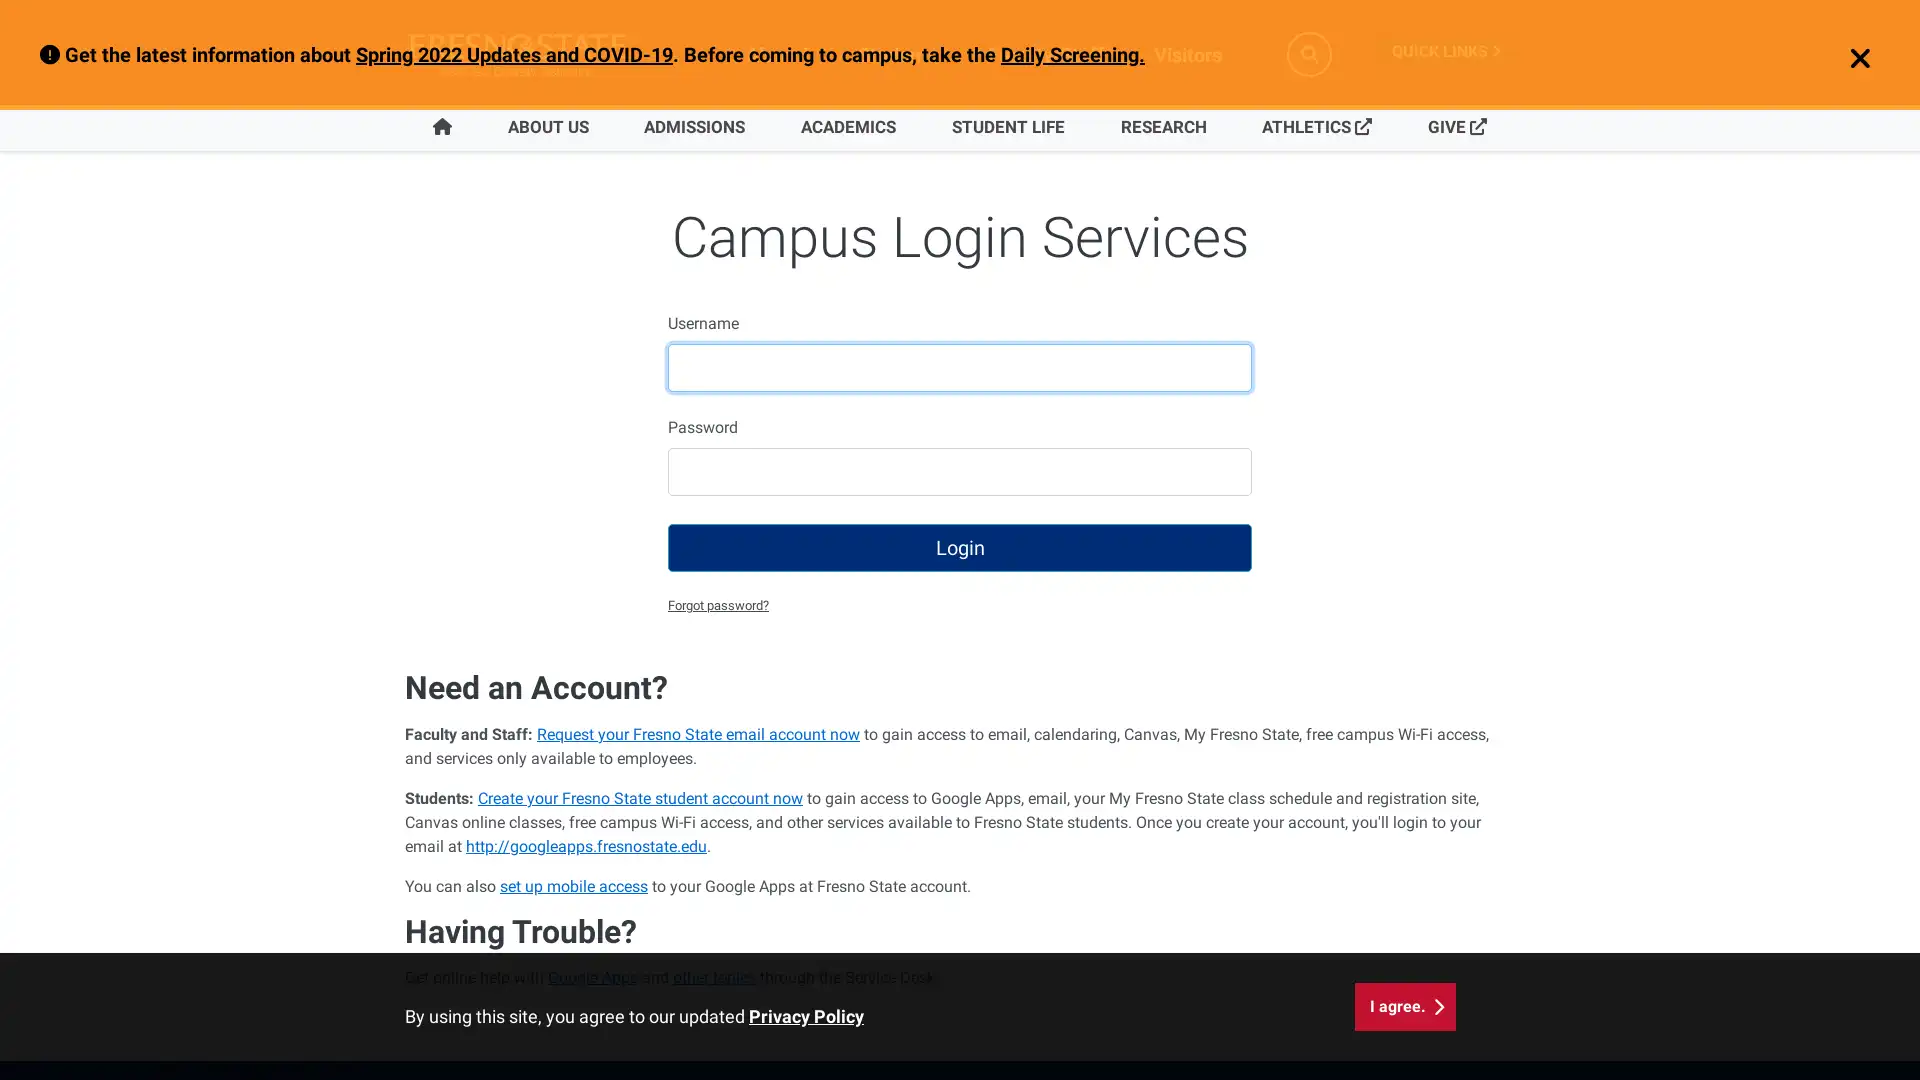 The width and height of the screenshot is (1920, 1080). What do you see at coordinates (1848, 59) in the screenshot?
I see `Close` at bounding box center [1848, 59].